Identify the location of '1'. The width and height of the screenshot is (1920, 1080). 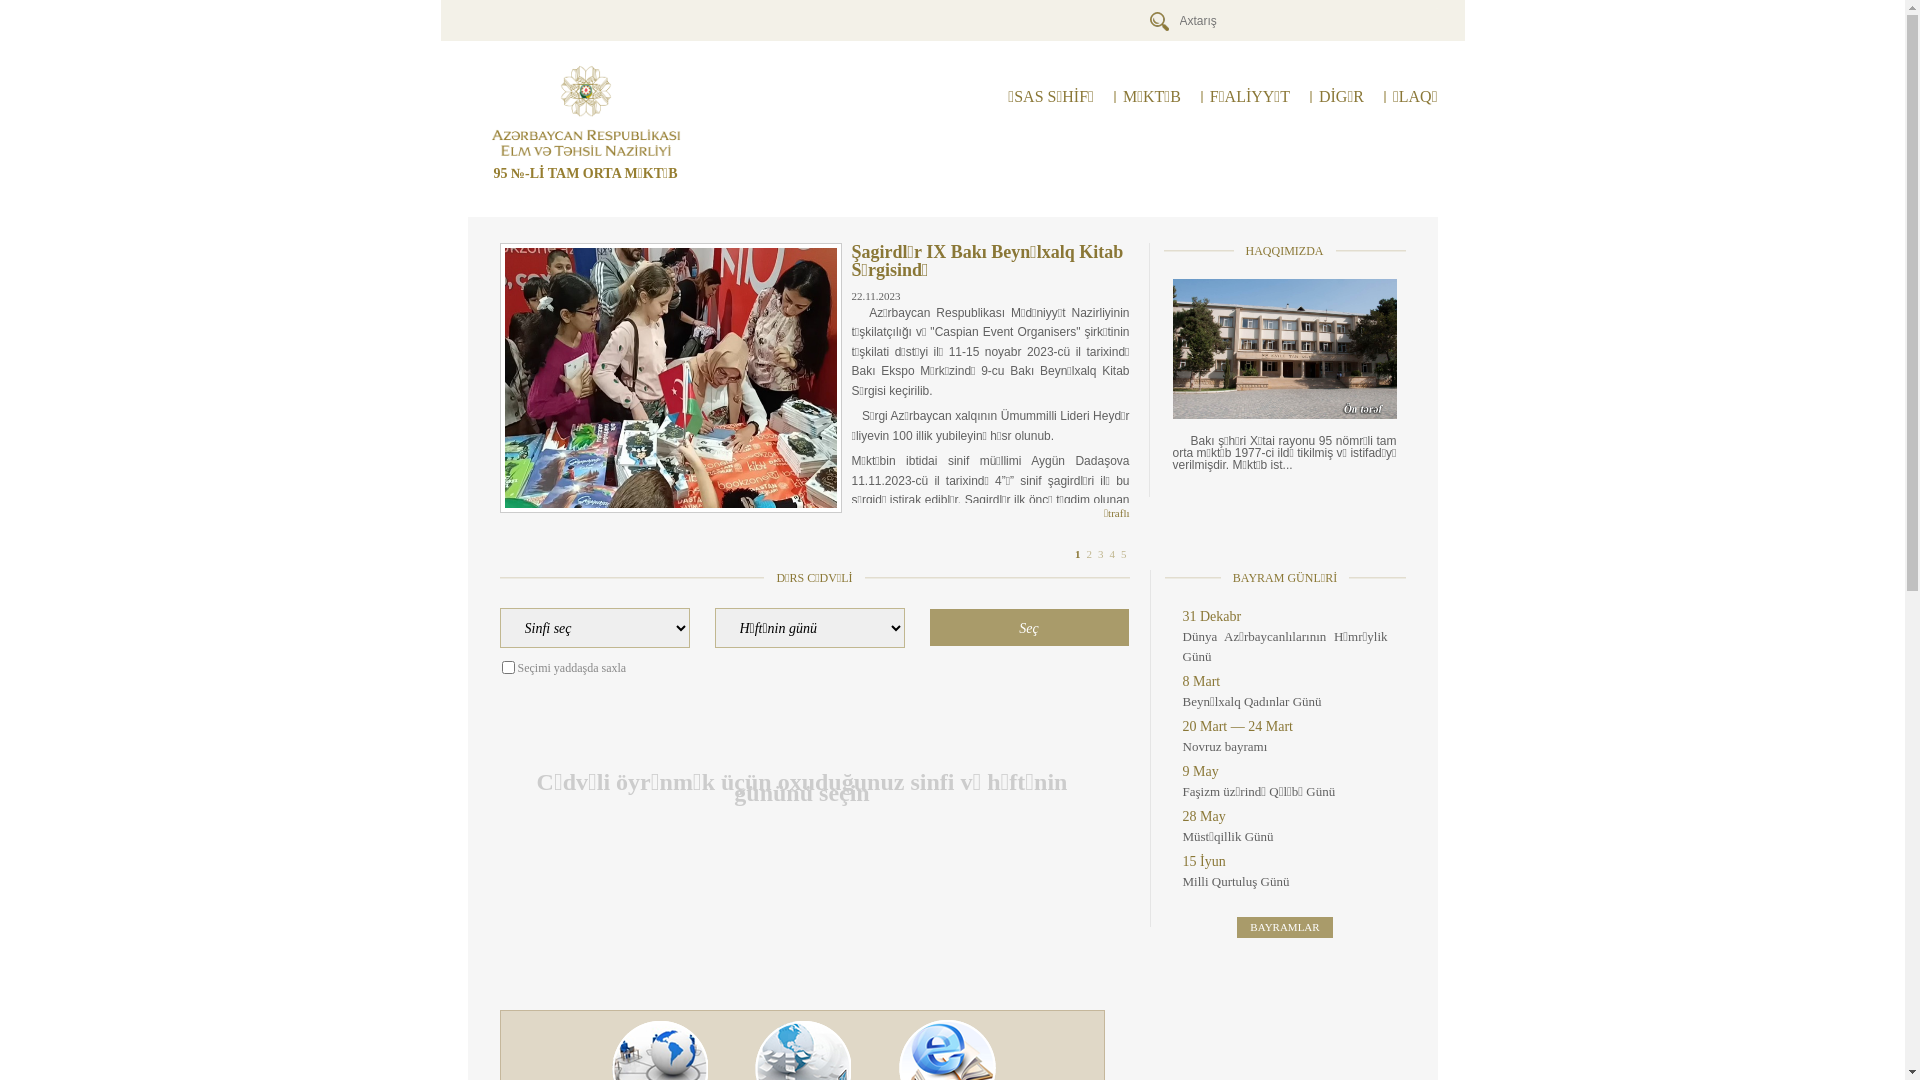
(1074, 554).